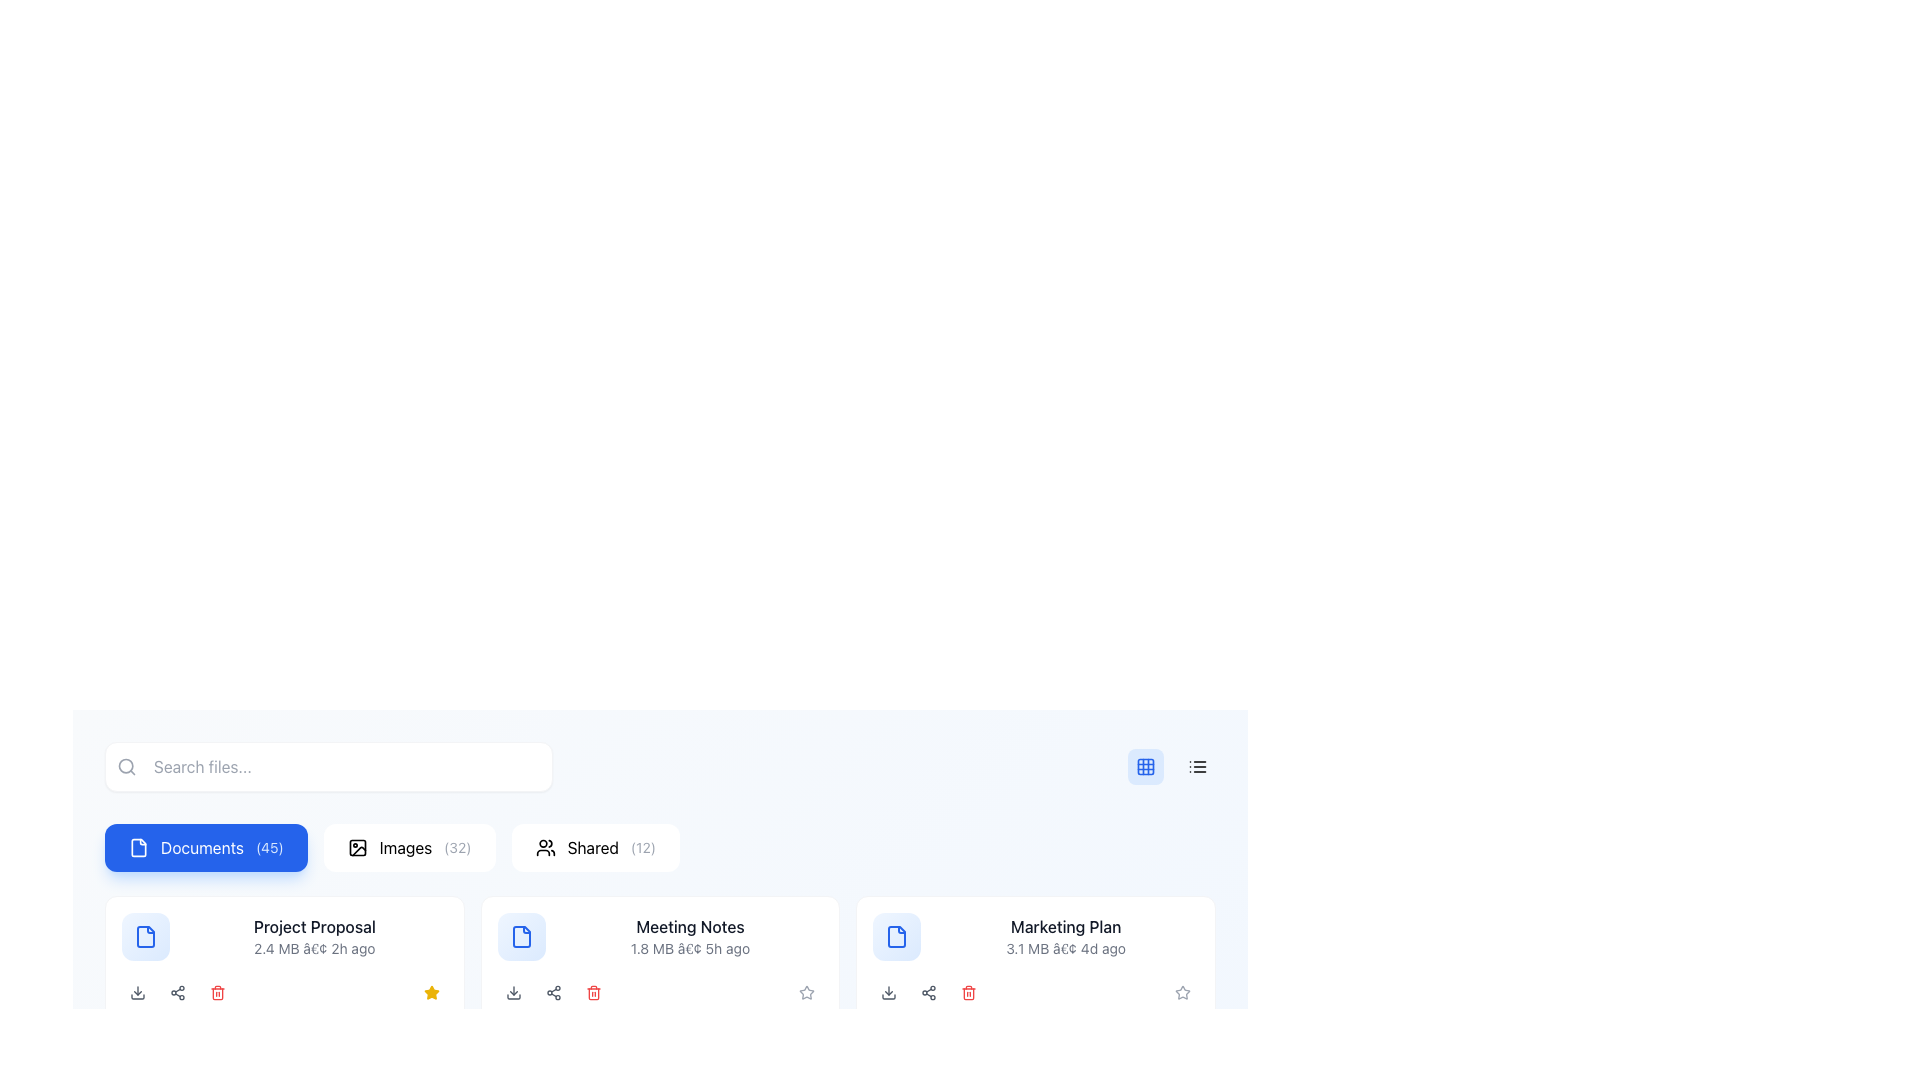  What do you see at coordinates (430, 992) in the screenshot?
I see `the favorite icon button located in the 'Documents' section below the title 'Project Proposal'` at bounding box center [430, 992].